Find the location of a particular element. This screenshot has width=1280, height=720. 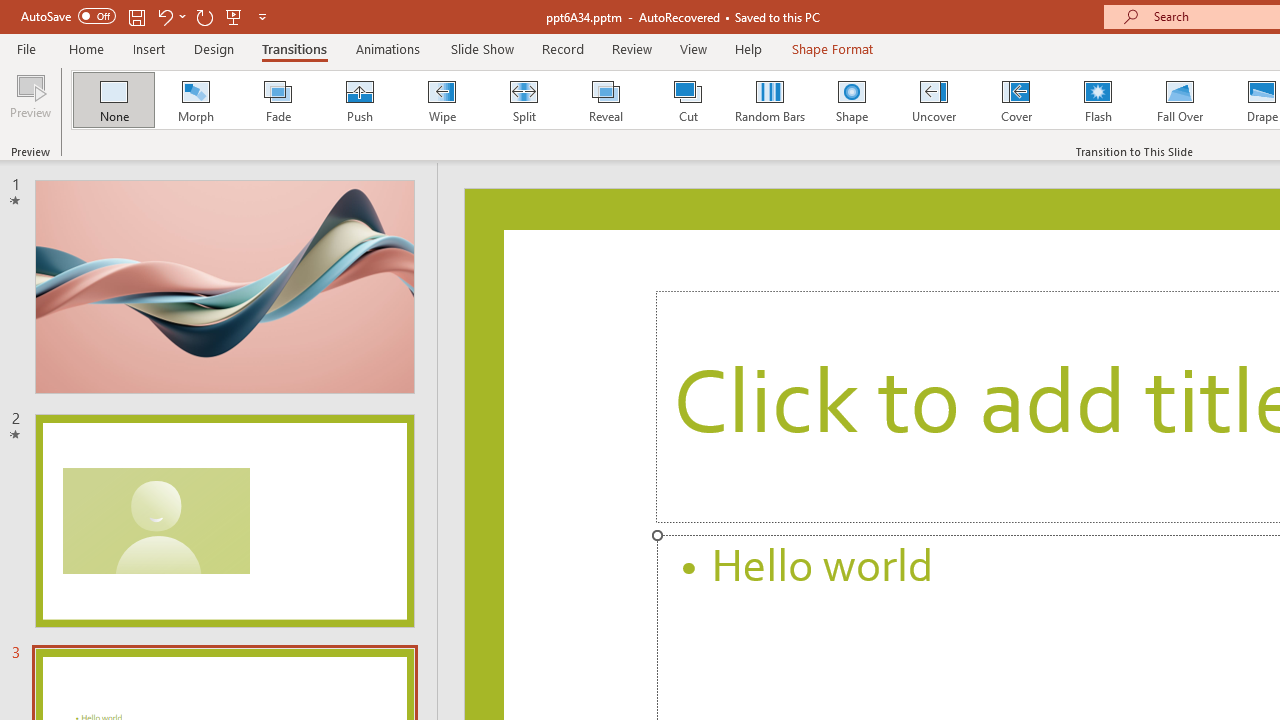

'Reveal' is located at coordinates (604, 100).